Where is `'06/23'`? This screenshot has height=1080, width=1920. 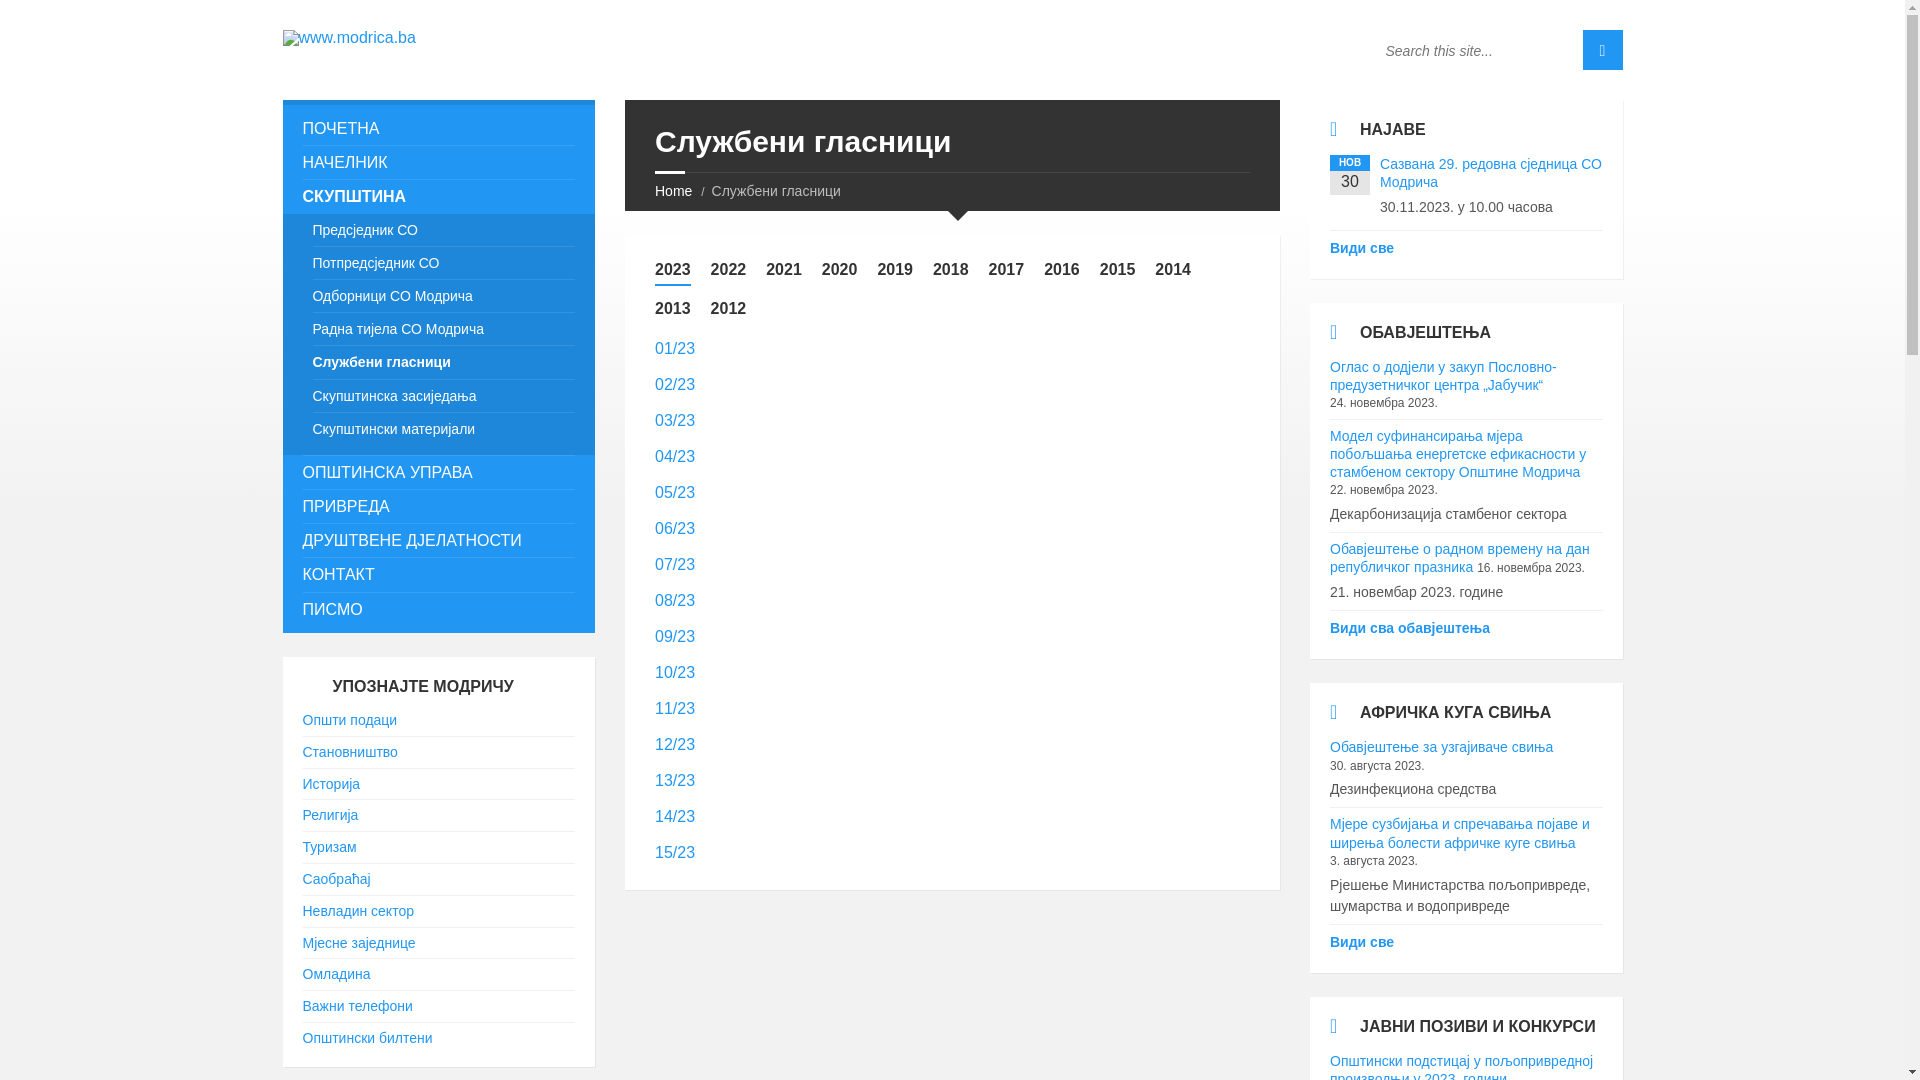
'06/23' is located at coordinates (675, 527).